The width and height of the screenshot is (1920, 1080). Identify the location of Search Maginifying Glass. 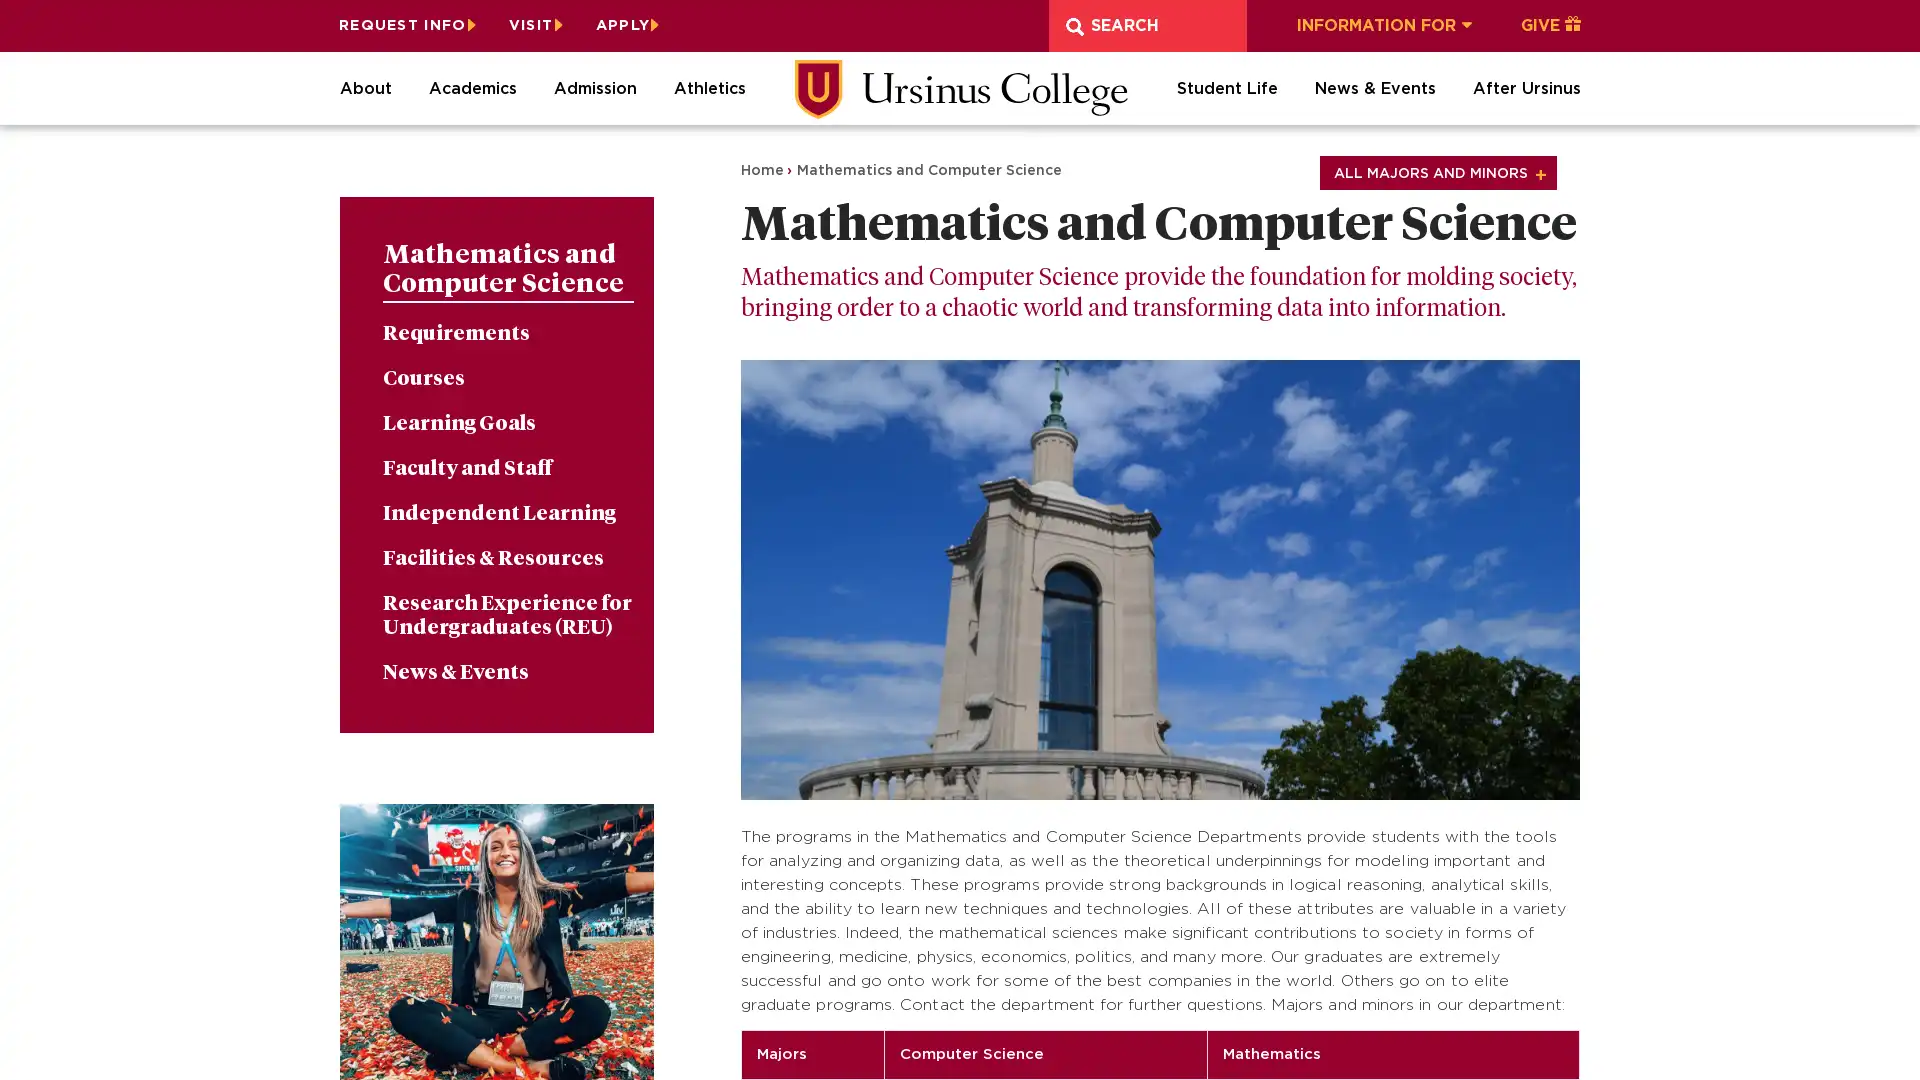
(1074, 26).